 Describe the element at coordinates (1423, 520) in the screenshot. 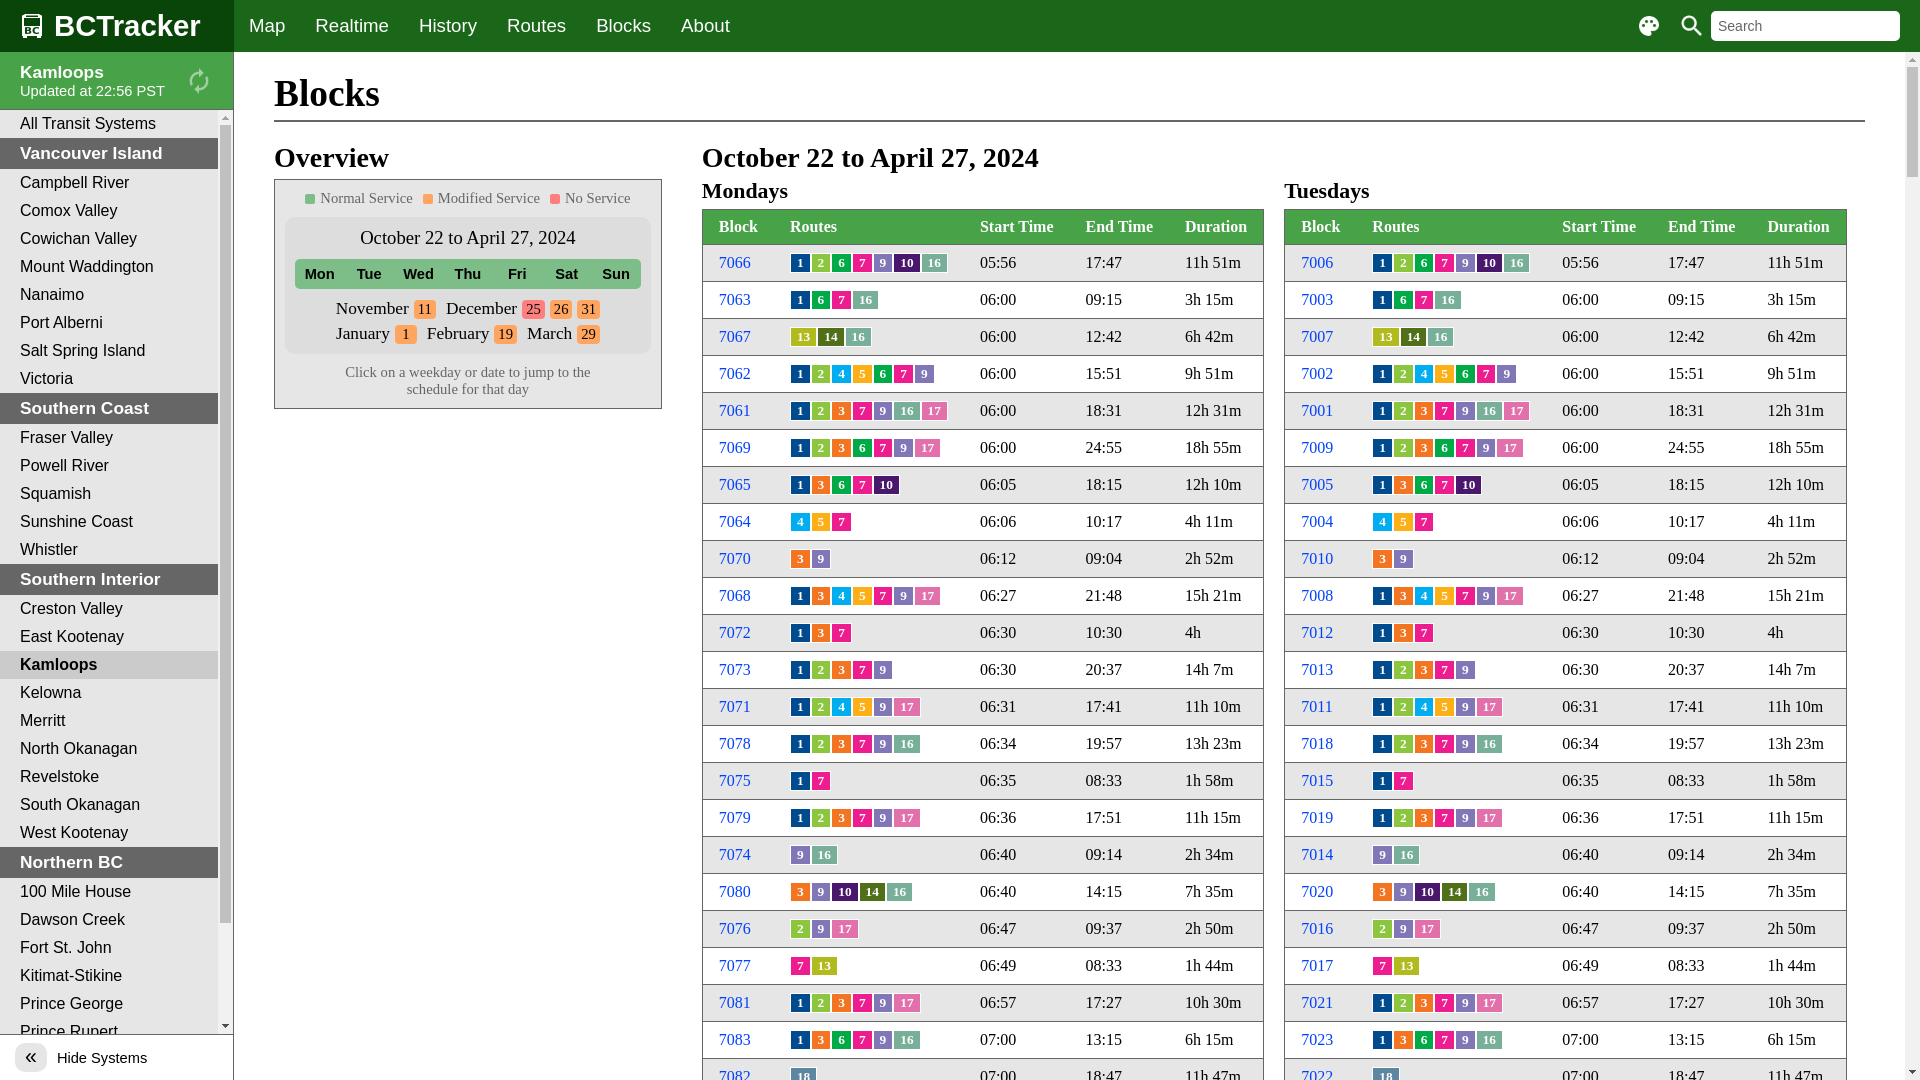

I see `'7'` at that location.